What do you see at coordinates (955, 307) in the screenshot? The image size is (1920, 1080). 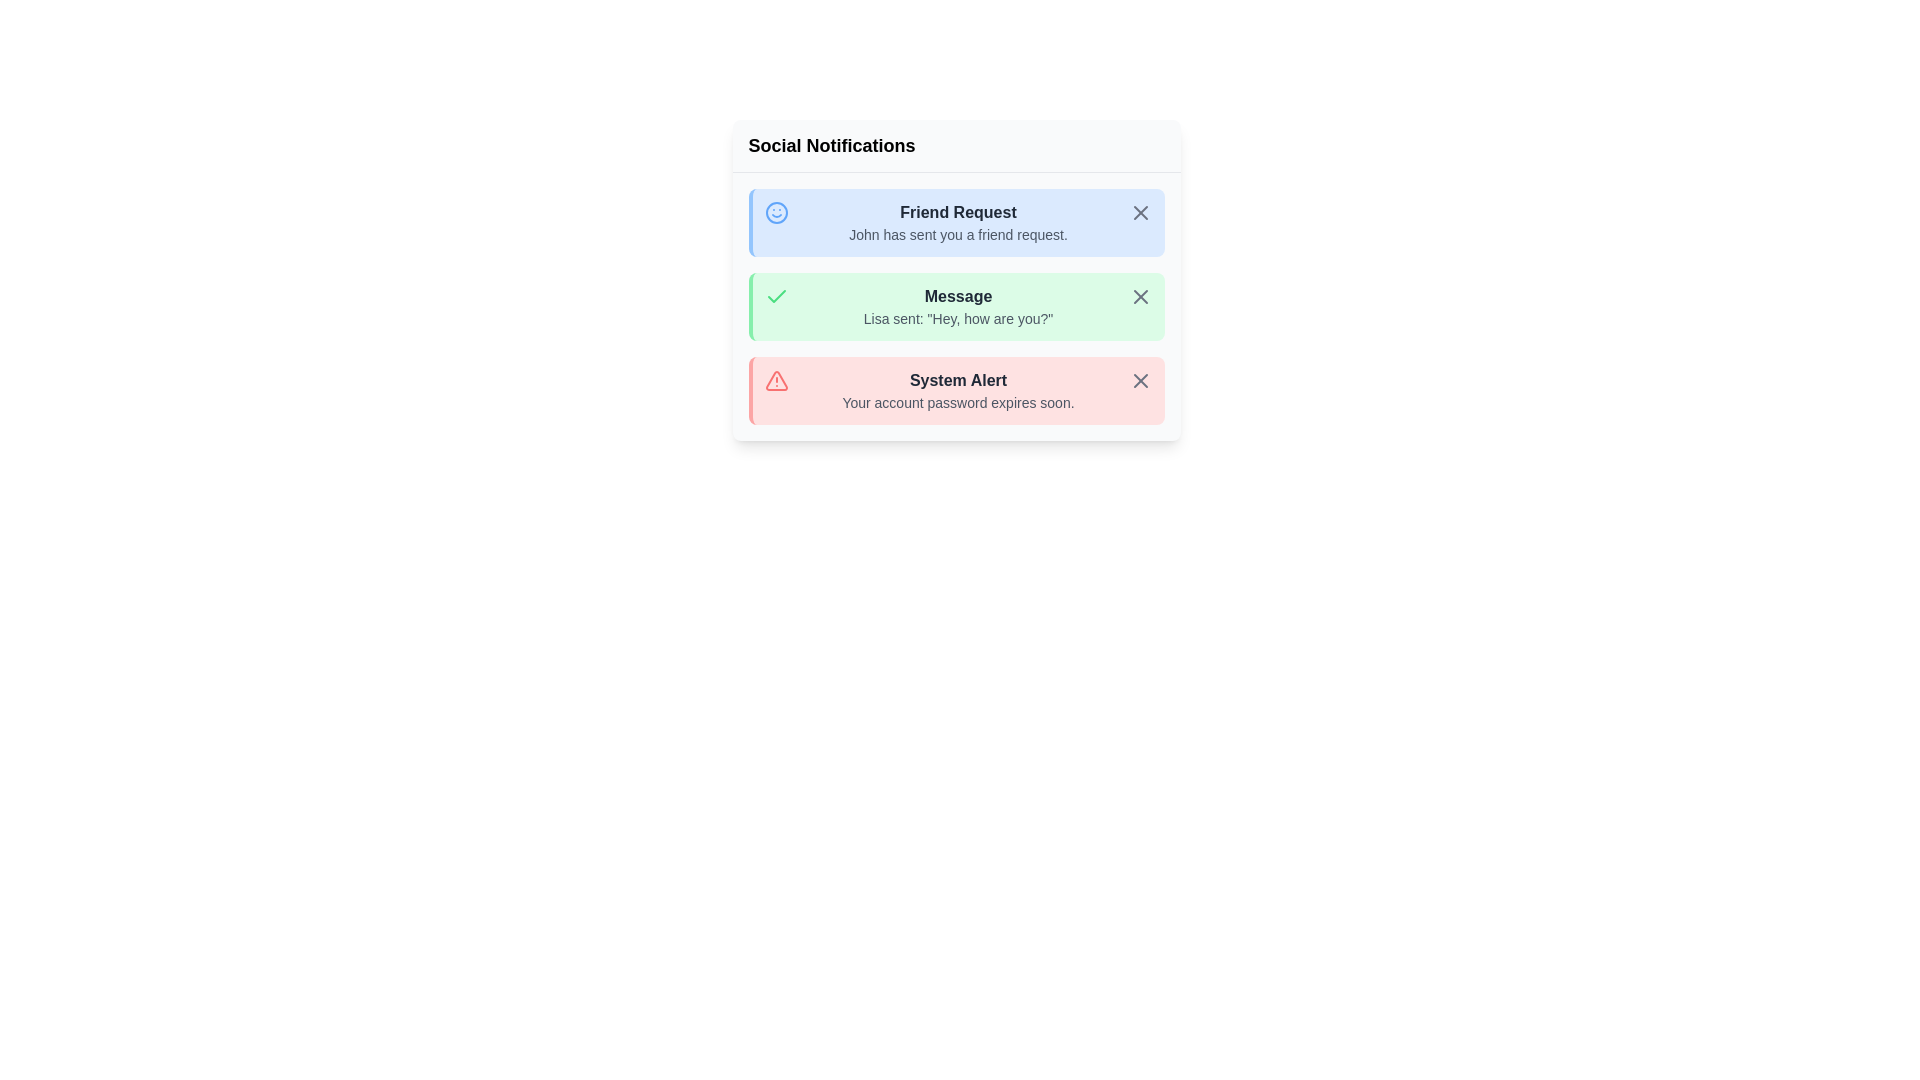 I see `the second notification in the 'Social Notifications' panel to focus or expand details` at bounding box center [955, 307].